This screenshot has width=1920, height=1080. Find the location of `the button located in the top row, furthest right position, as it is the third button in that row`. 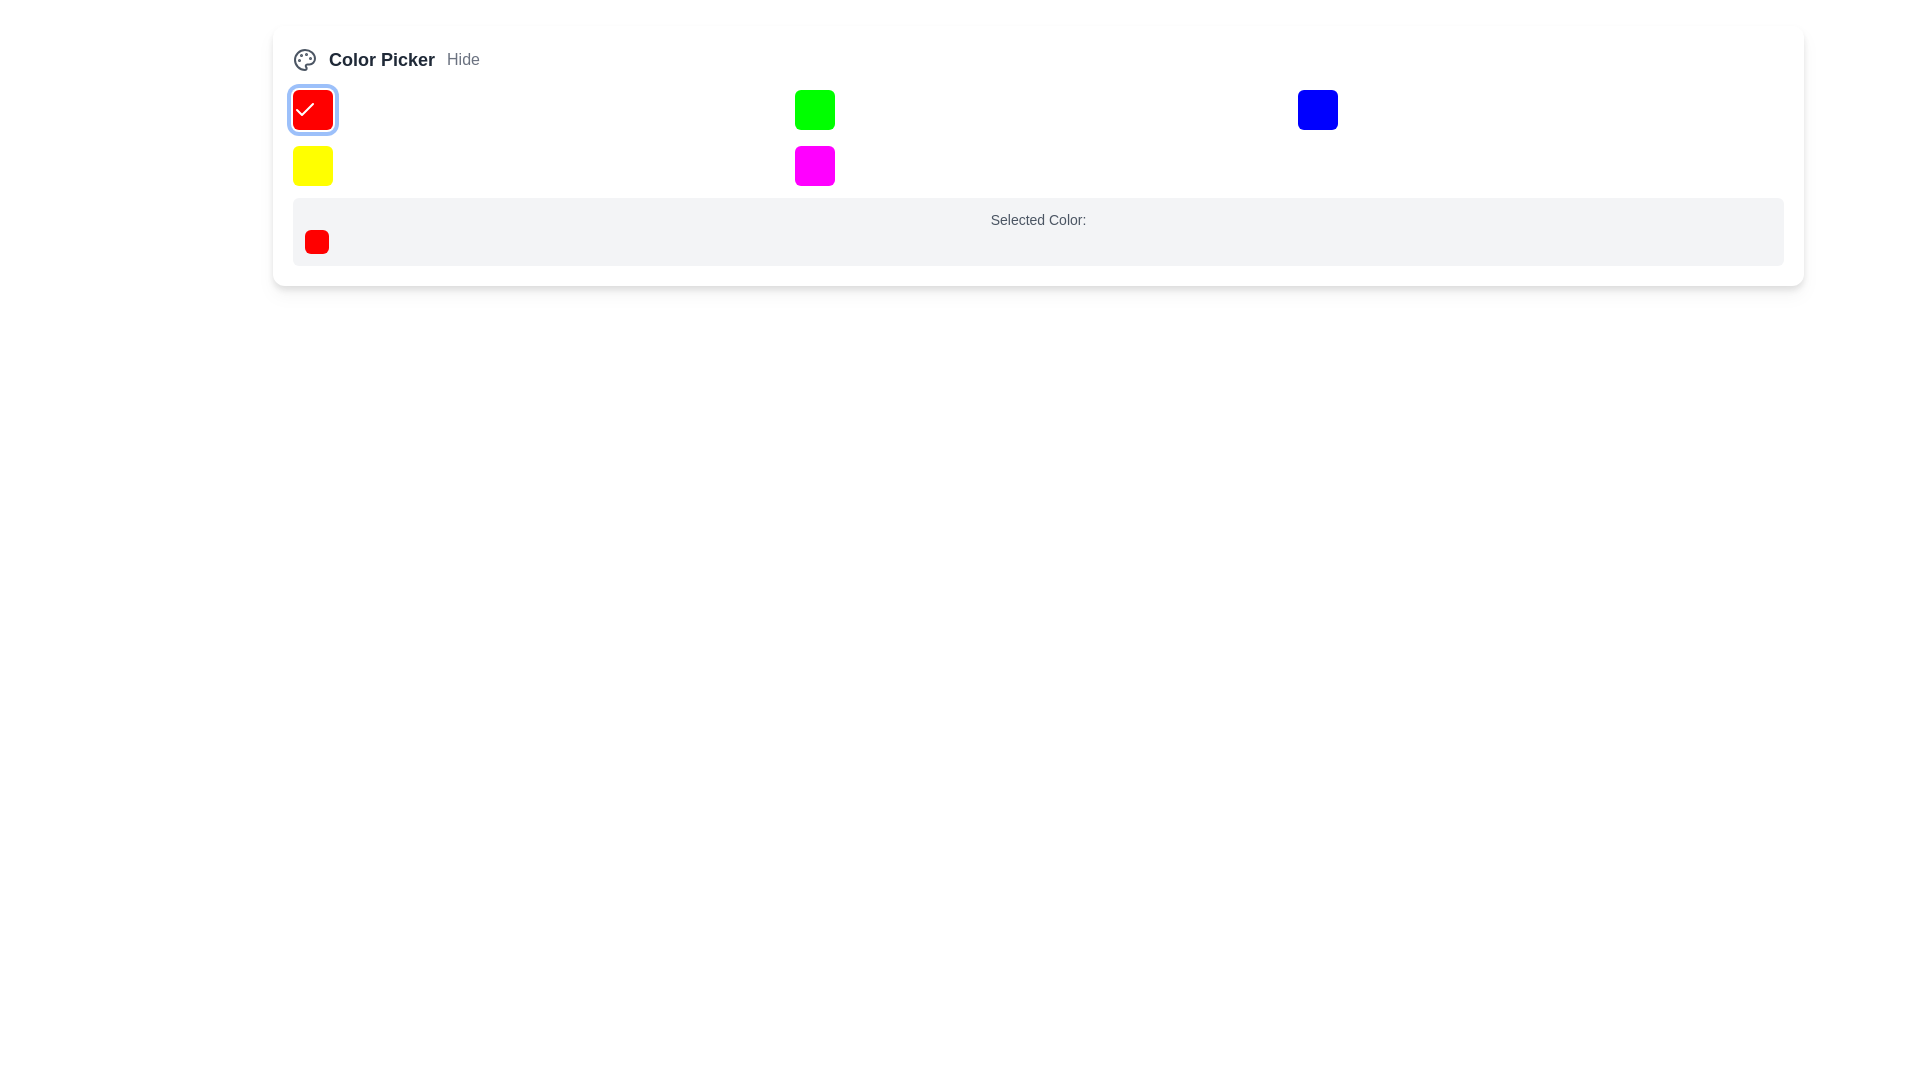

the button located in the top row, furthest right position, as it is the third button in that row is located at coordinates (1317, 110).